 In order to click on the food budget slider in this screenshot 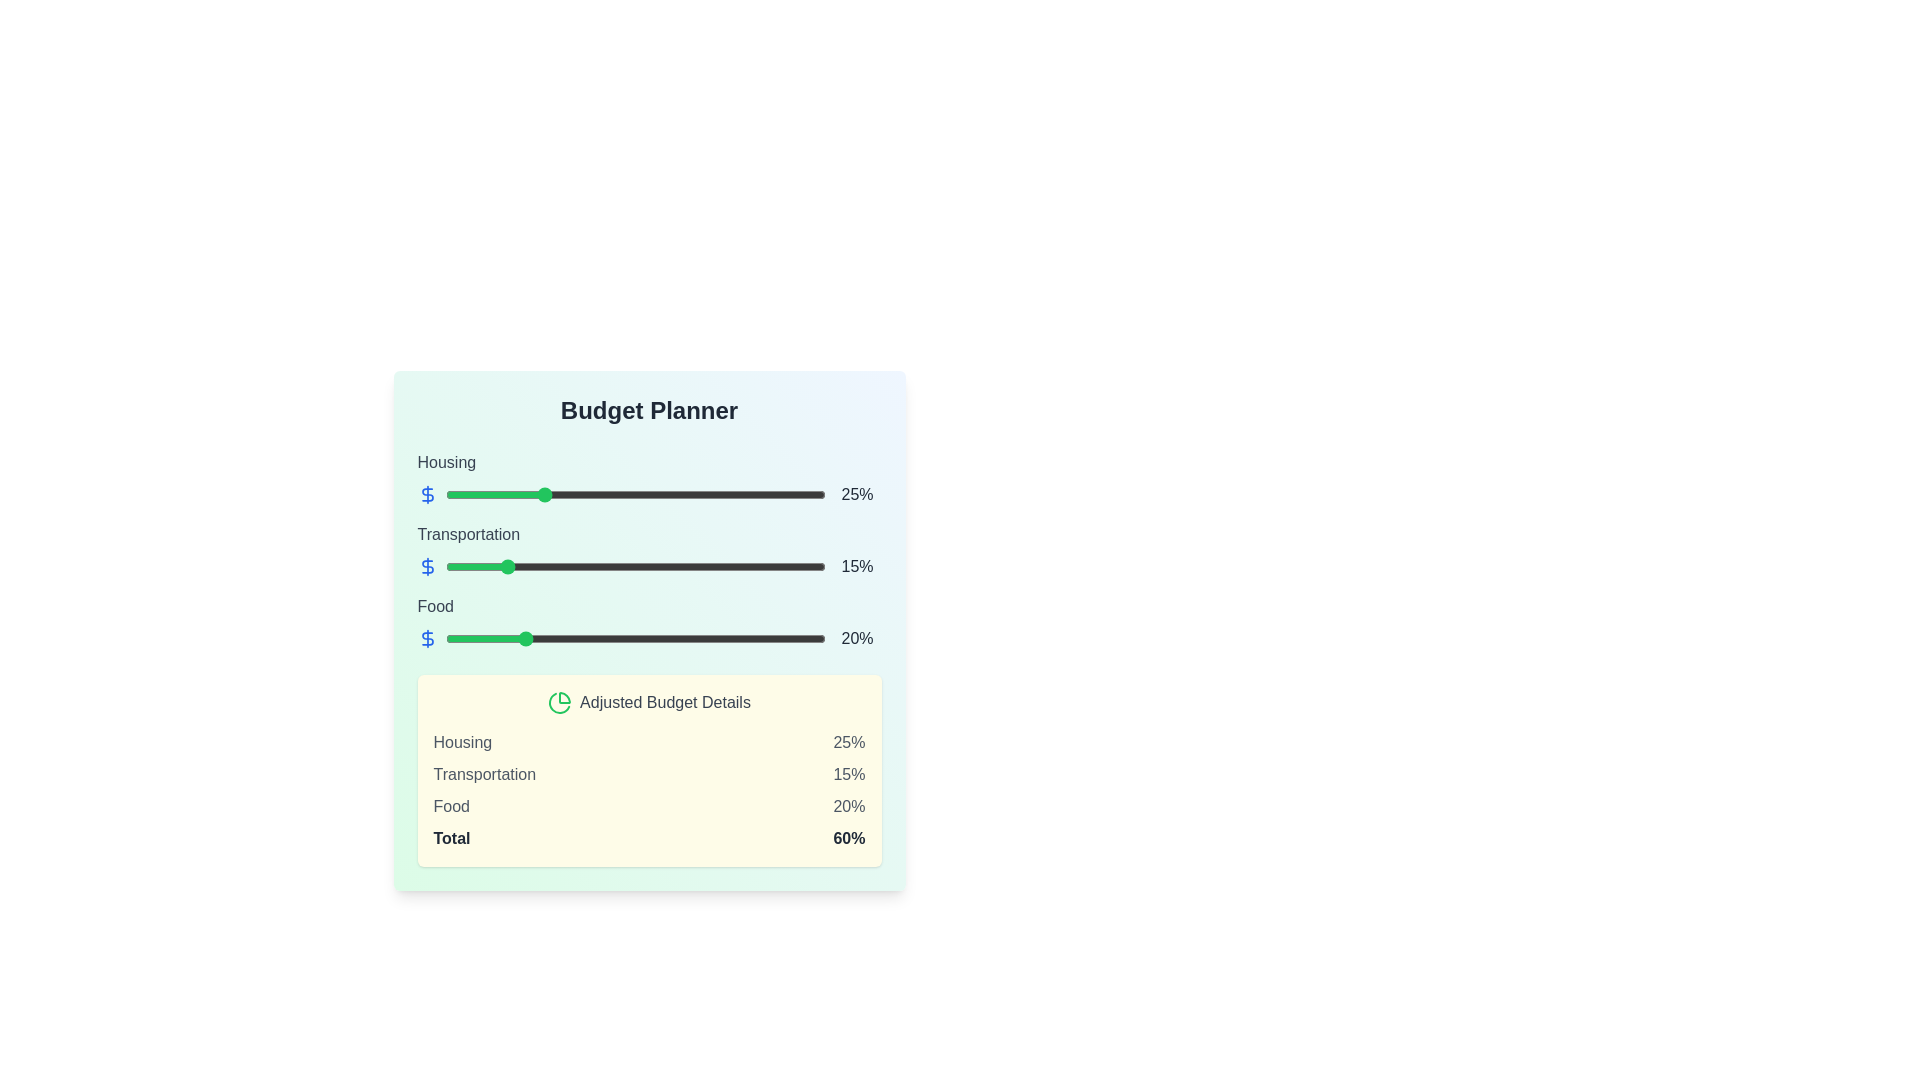, I will do `click(555, 639)`.